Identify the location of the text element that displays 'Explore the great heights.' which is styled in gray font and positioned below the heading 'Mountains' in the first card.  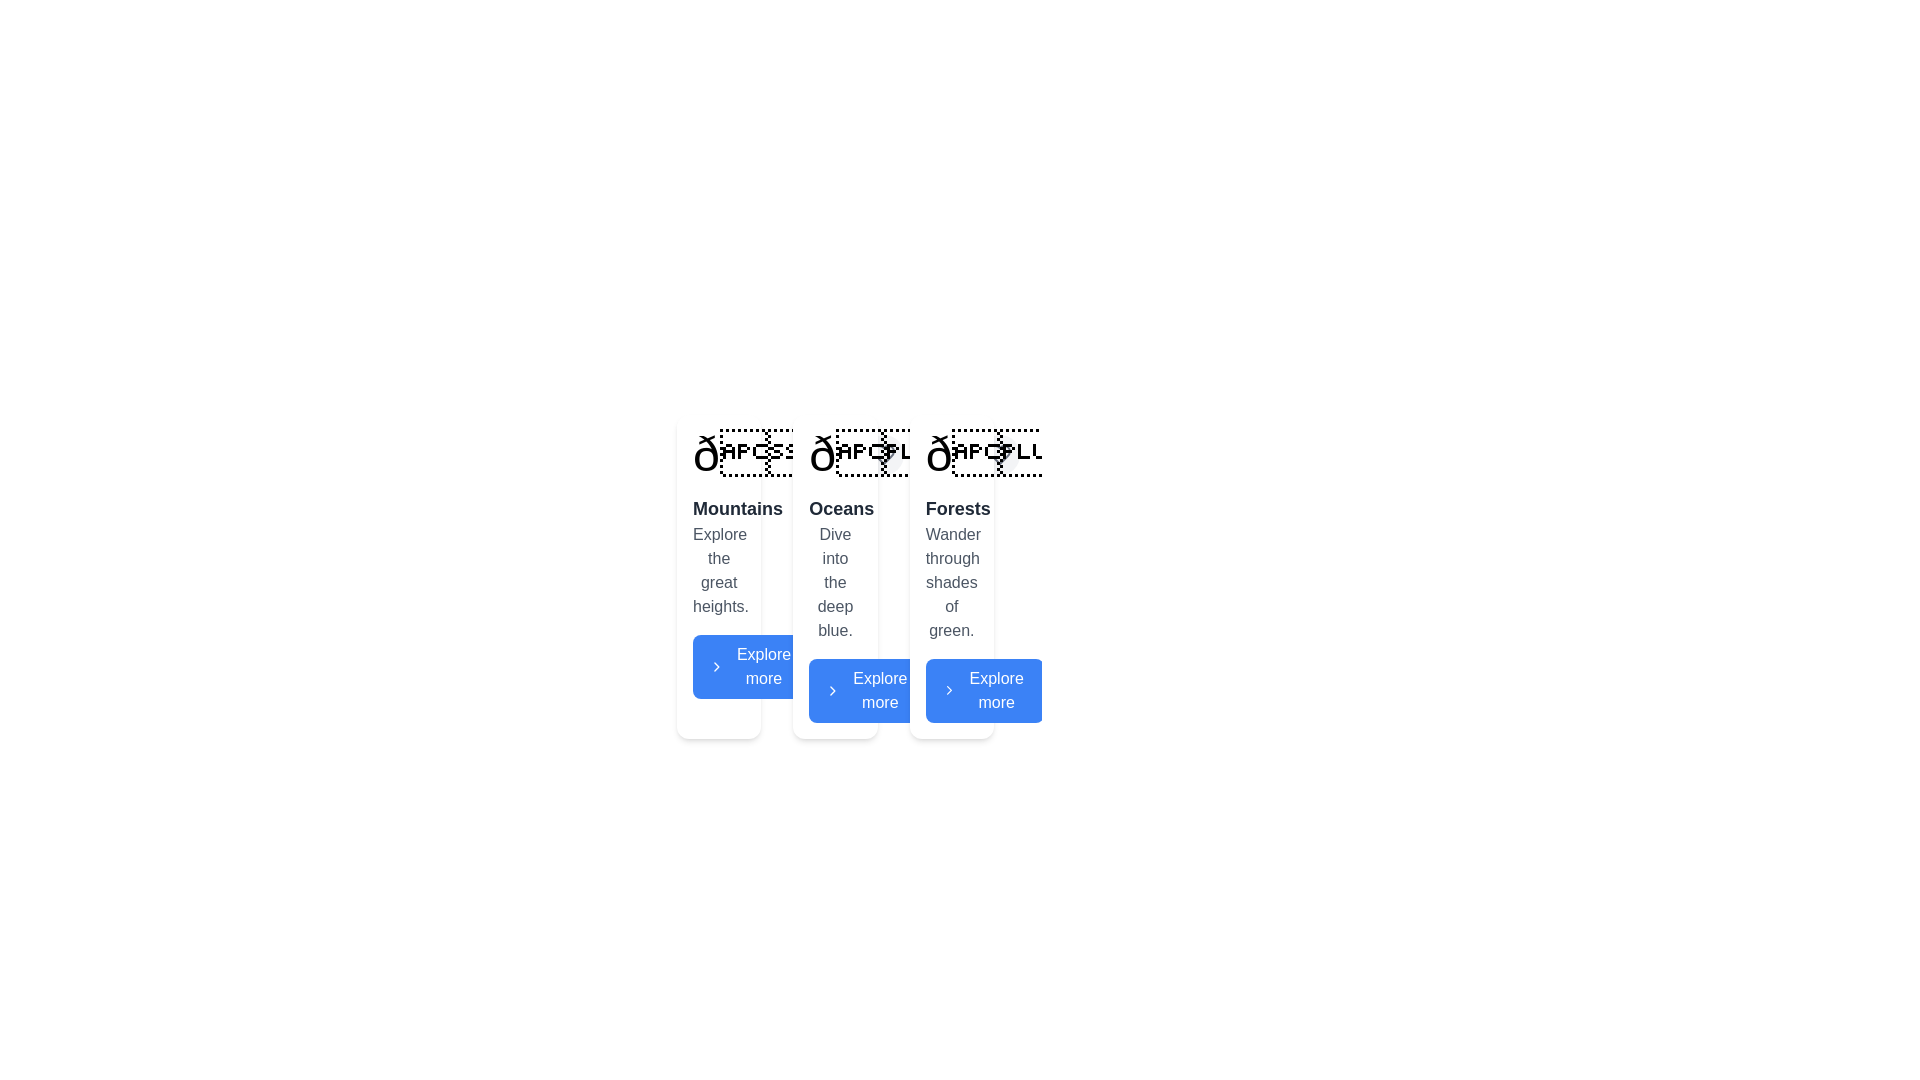
(719, 570).